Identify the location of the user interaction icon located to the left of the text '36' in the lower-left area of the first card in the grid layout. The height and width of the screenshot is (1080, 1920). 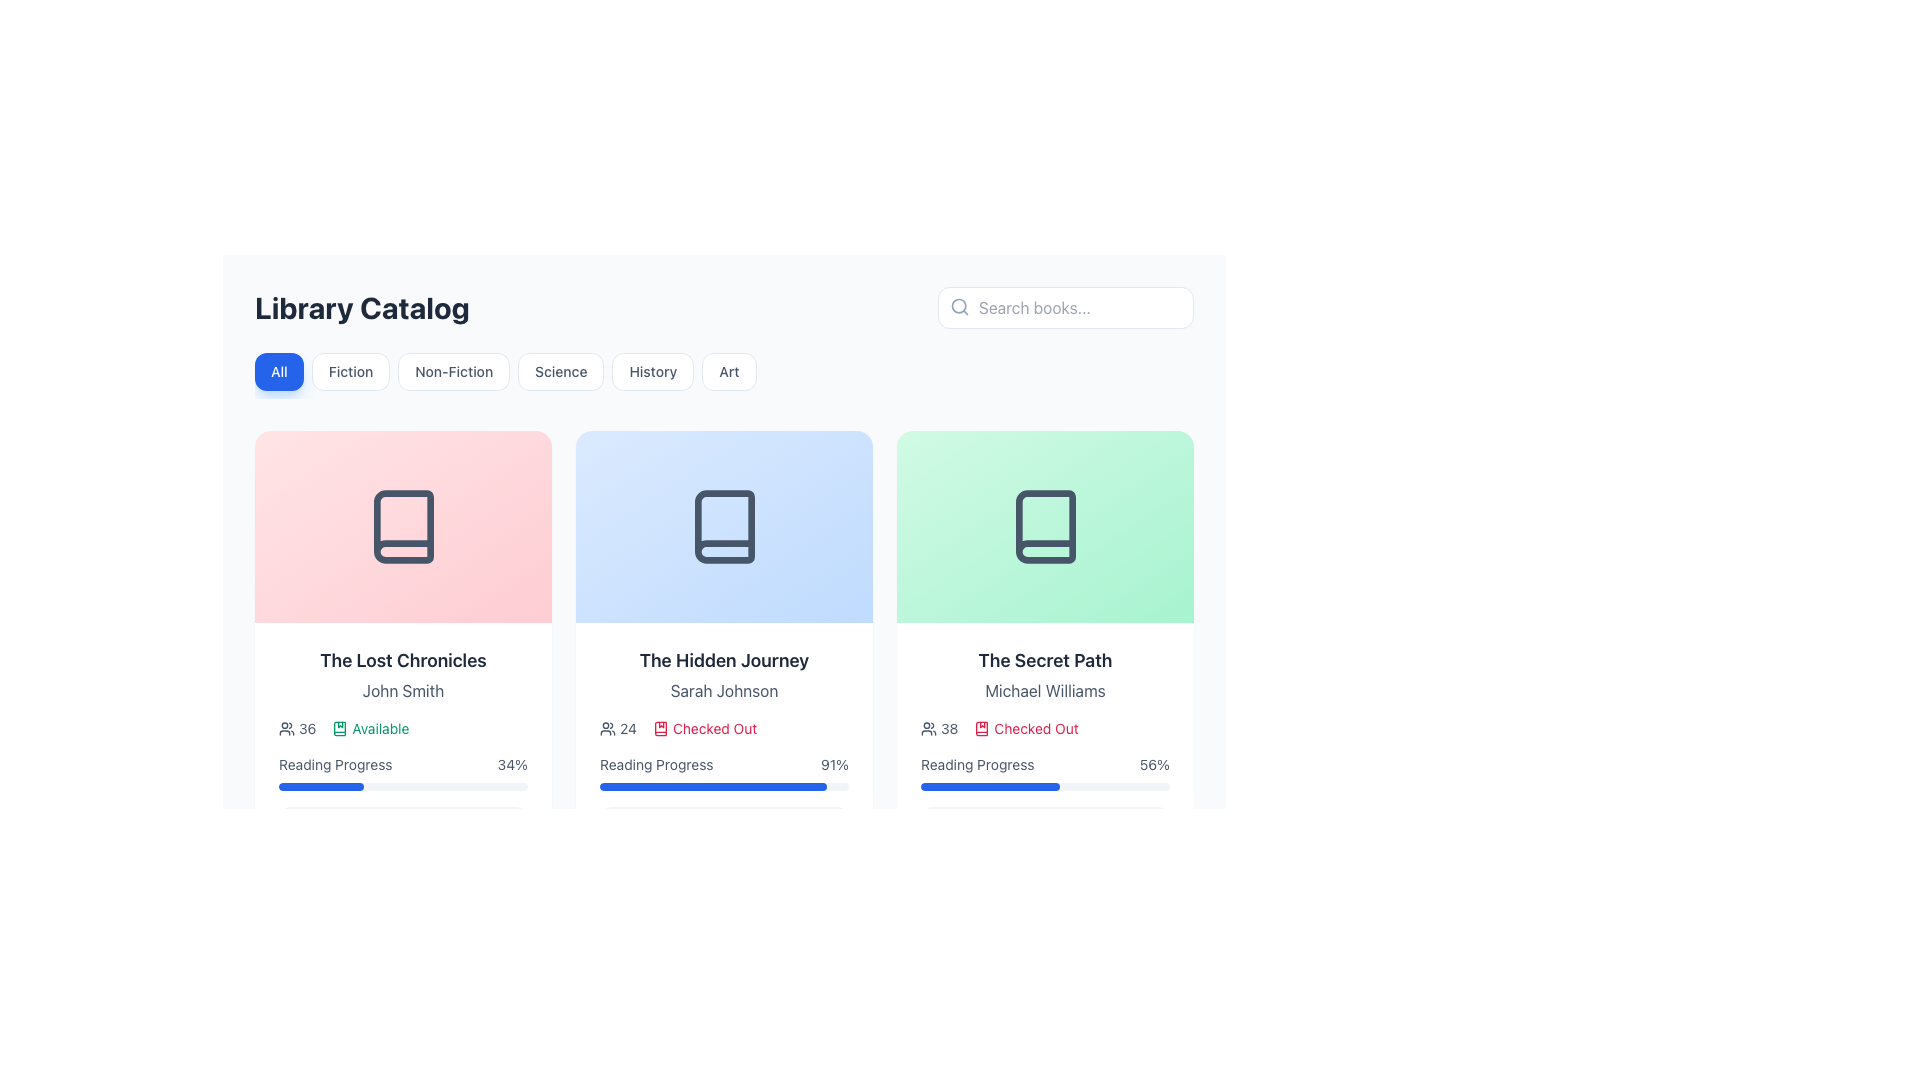
(286, 729).